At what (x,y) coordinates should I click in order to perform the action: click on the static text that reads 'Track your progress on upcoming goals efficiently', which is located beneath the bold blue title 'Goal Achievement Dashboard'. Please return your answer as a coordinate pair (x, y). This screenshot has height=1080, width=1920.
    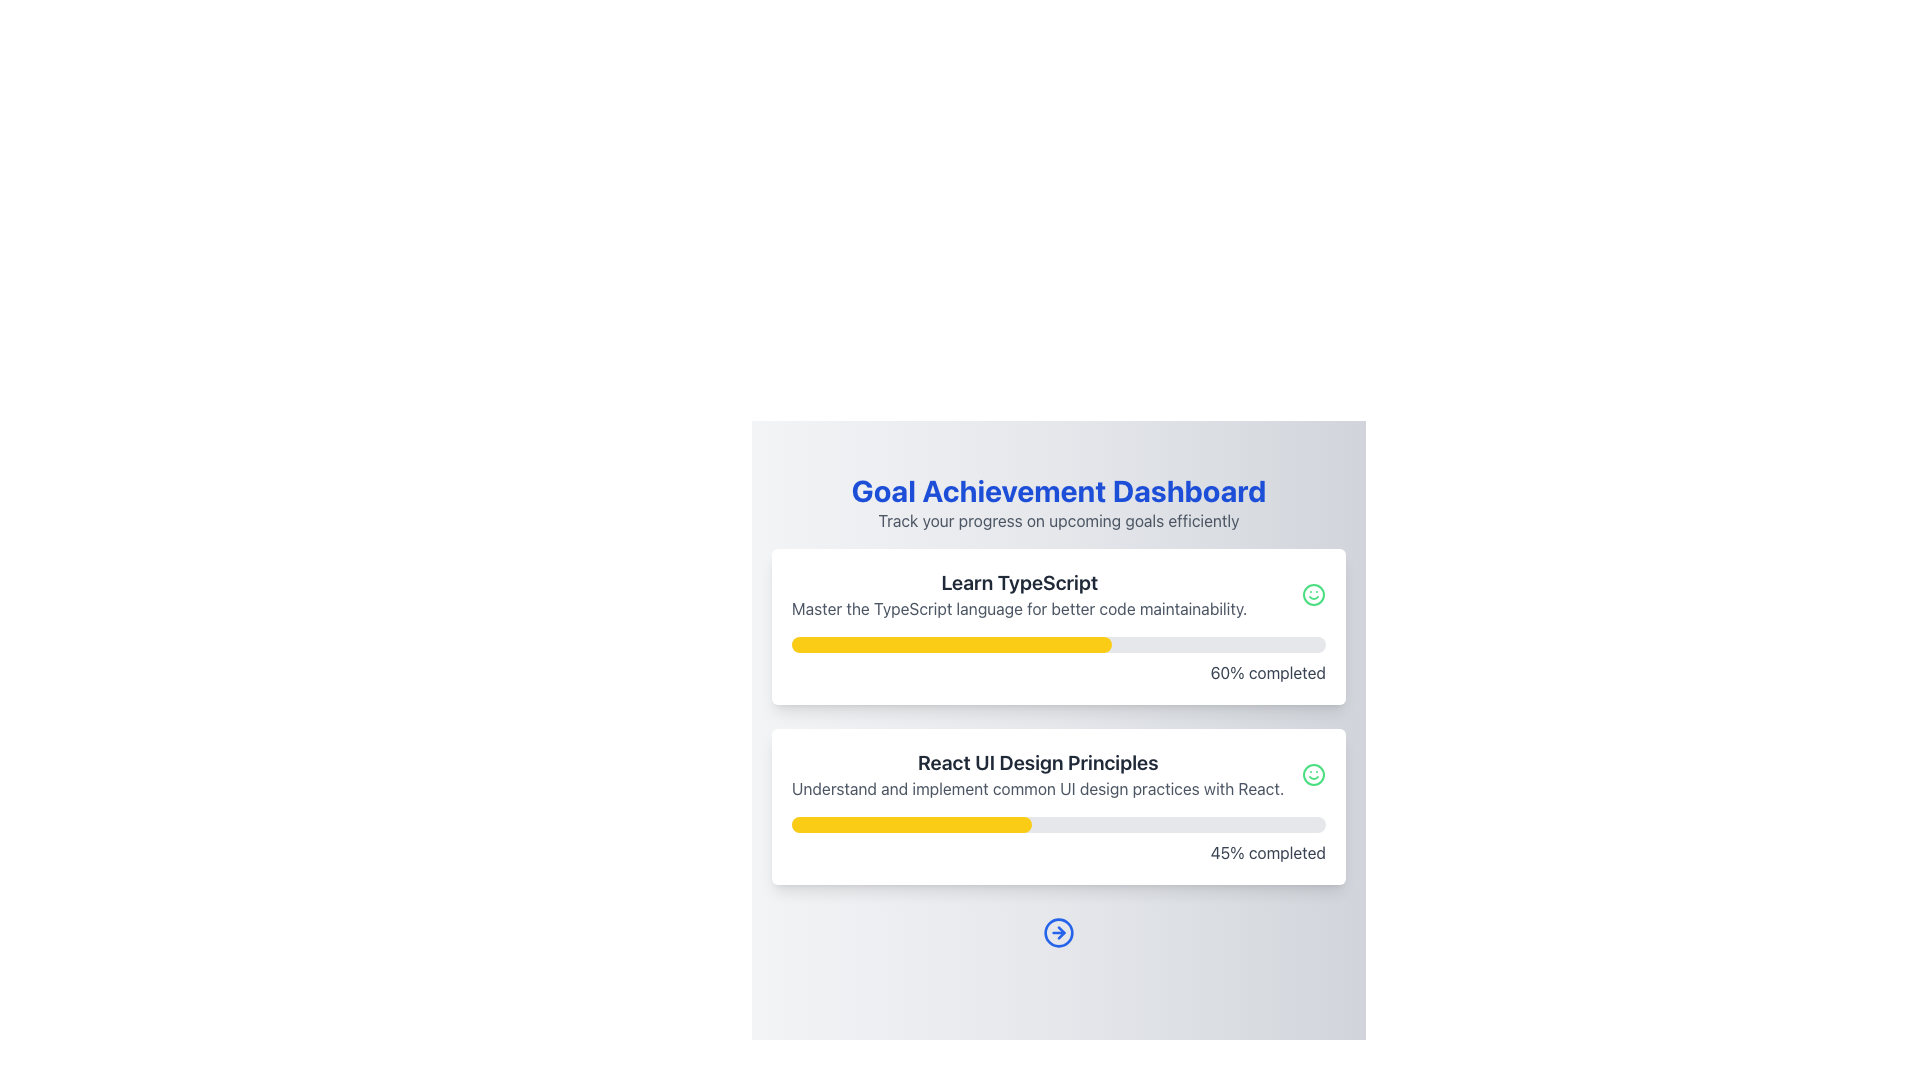
    Looking at the image, I should click on (1058, 519).